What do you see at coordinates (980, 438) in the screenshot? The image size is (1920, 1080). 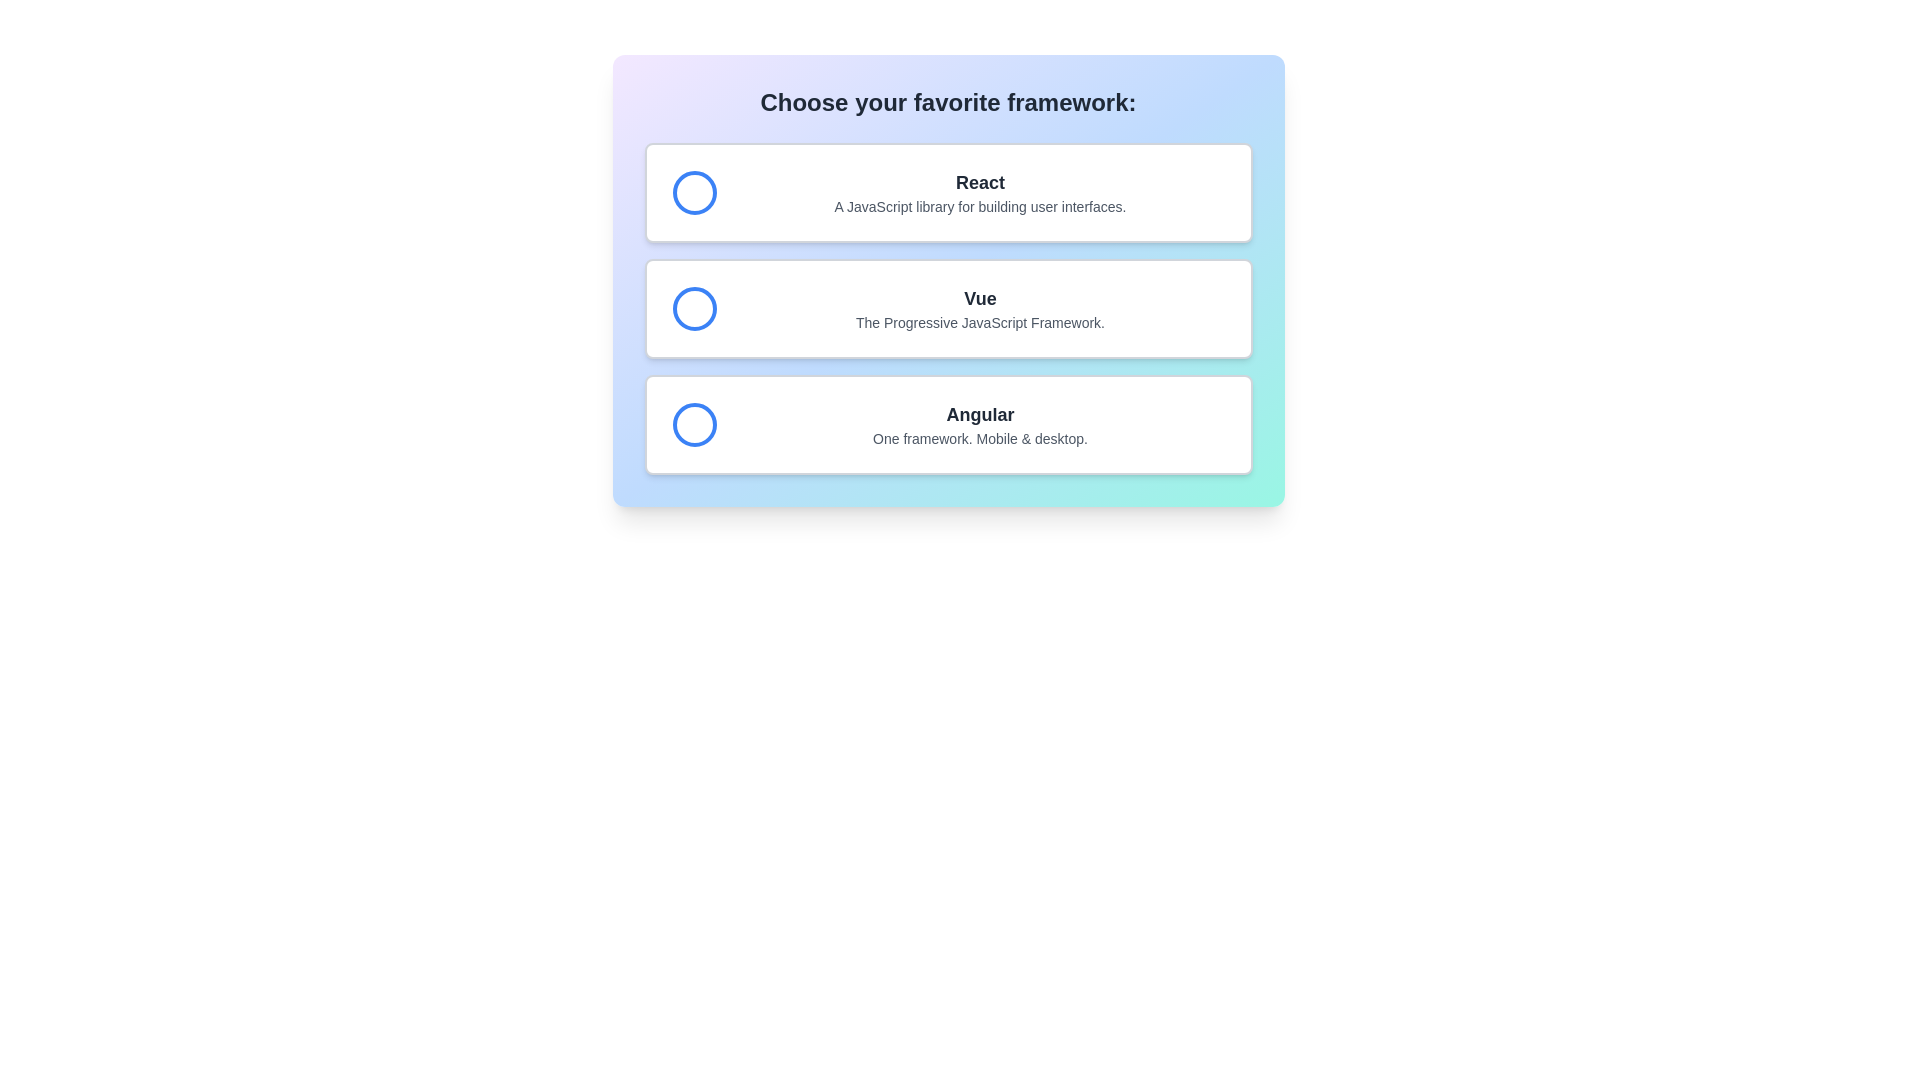 I see `the static text element that reads 'One framework. Mobile & desktop.' which is located below the bold 'Angular' title in the vertical selection interface` at bounding box center [980, 438].